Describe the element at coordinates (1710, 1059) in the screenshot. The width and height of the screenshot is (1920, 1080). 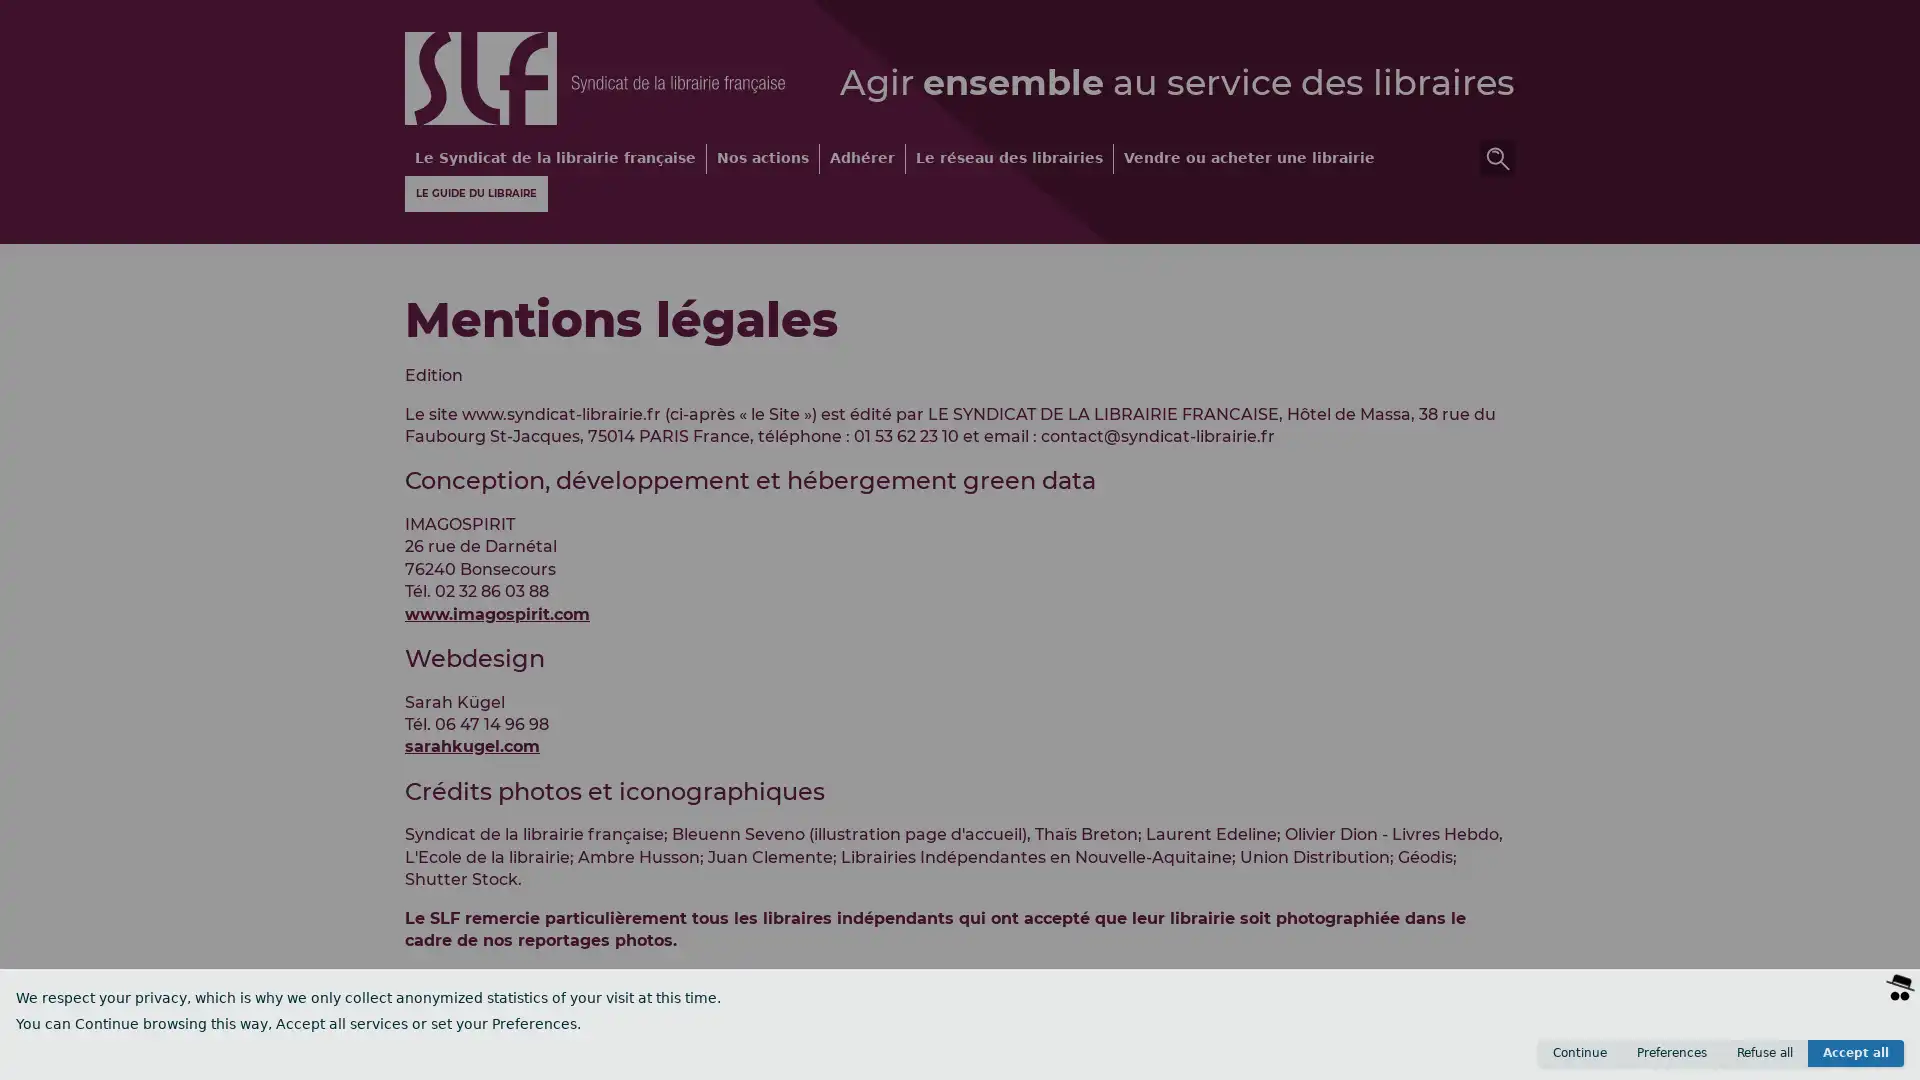
I see `Anonymous` at that location.